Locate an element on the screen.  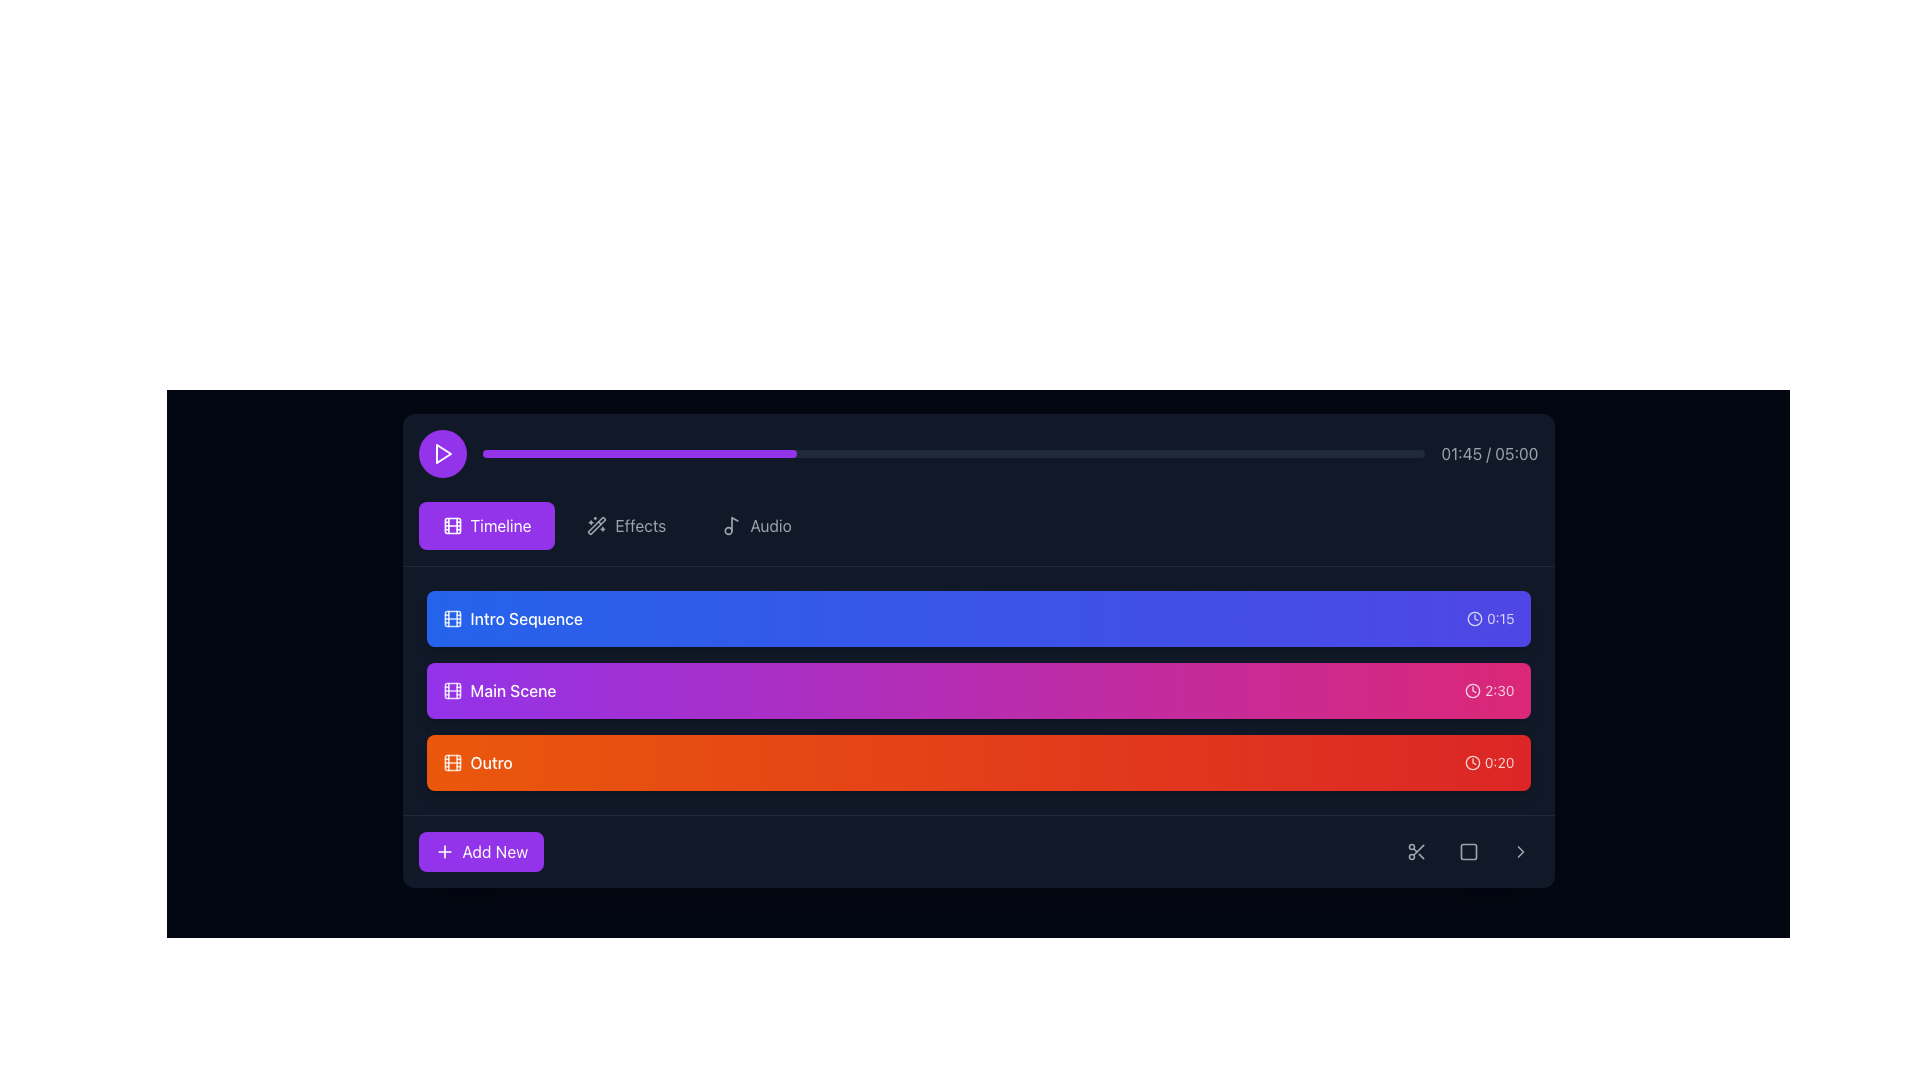
the 'Intro Sequence' card at the top of the list is located at coordinates (978, 617).